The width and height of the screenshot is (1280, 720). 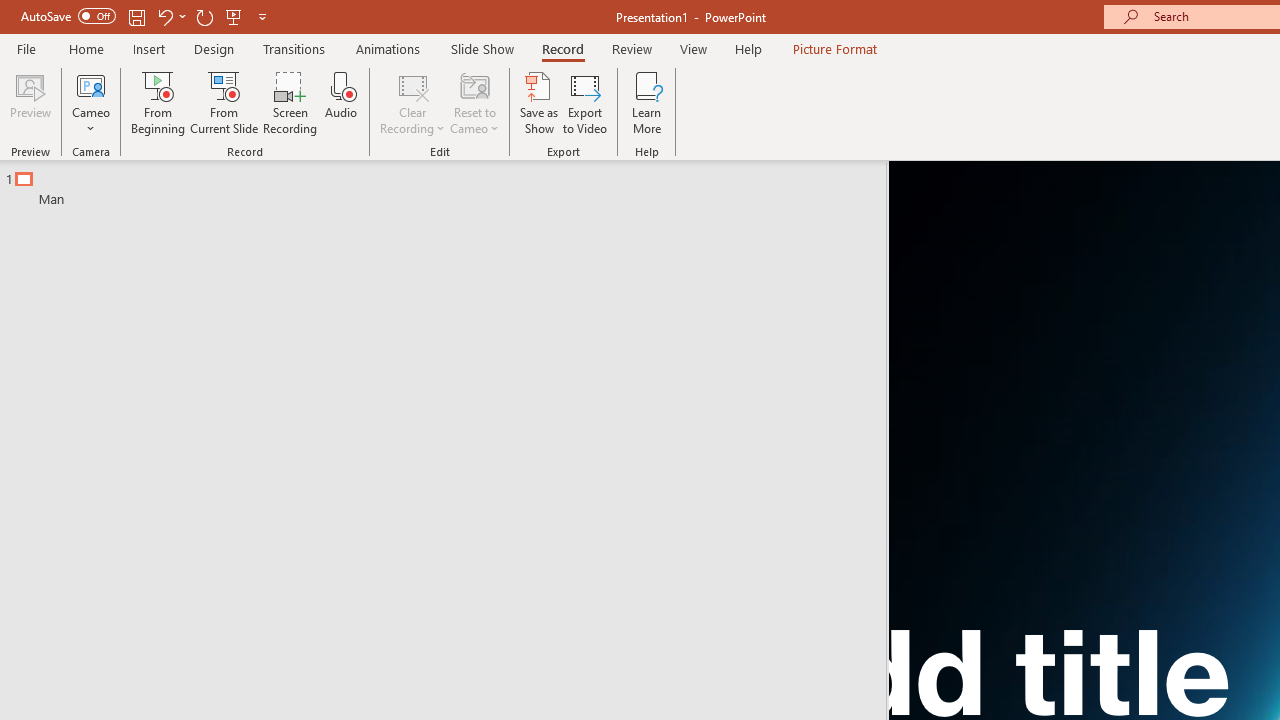 What do you see at coordinates (157, 103) in the screenshot?
I see `'From Beginning...'` at bounding box center [157, 103].